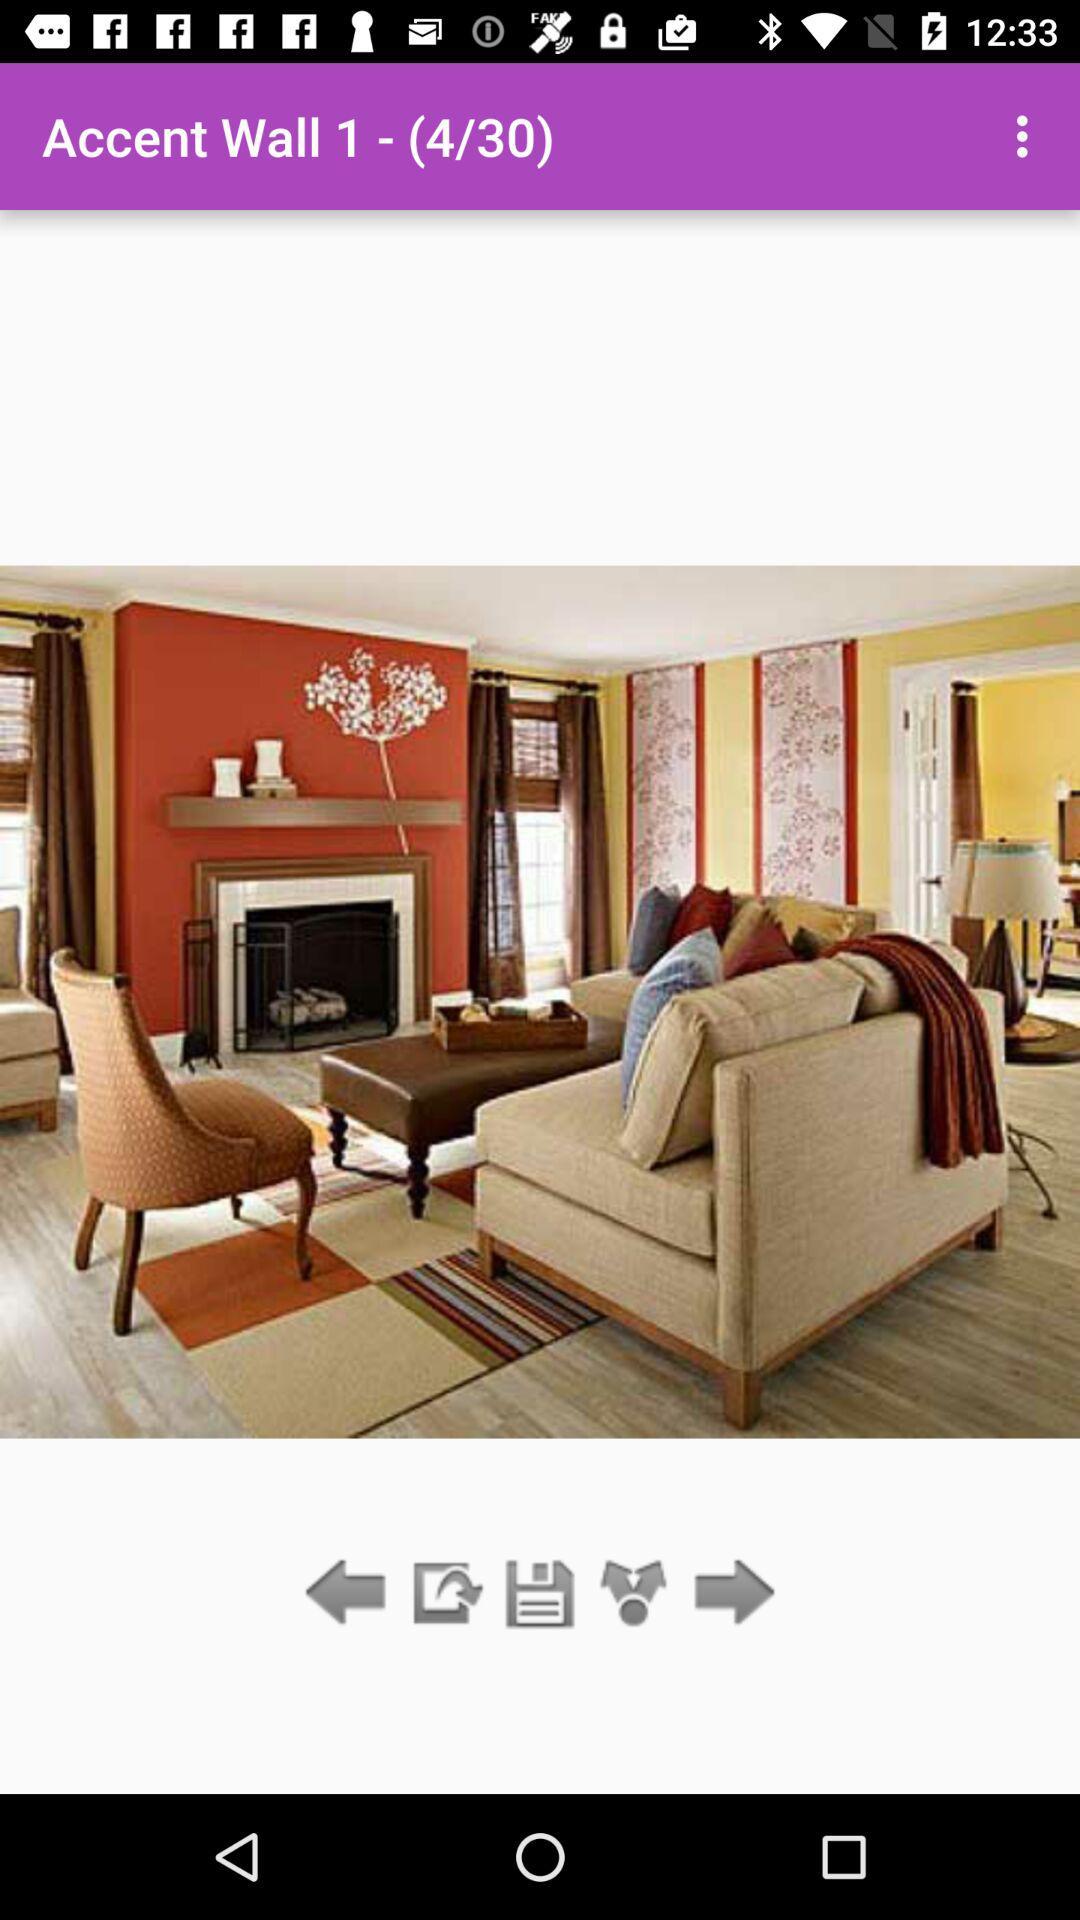  Describe the element at coordinates (350, 1593) in the screenshot. I see `previous screen` at that location.